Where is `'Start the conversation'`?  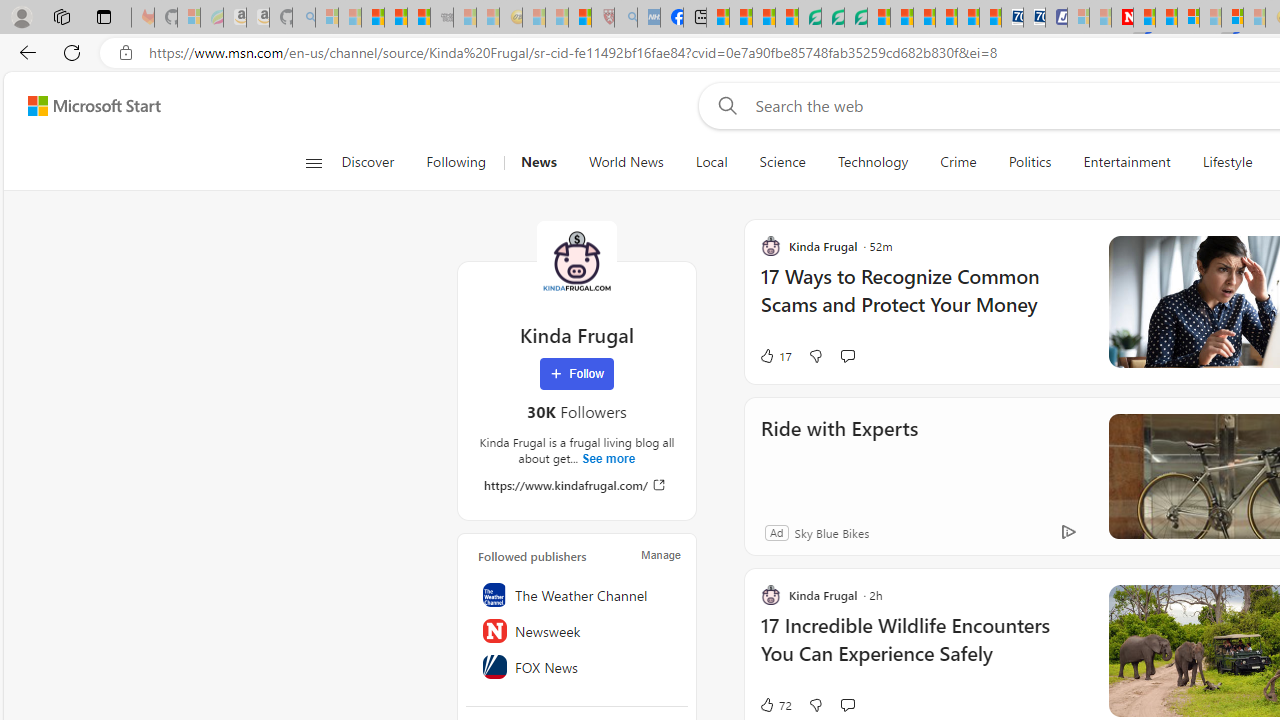 'Start the conversation' is located at coordinates (847, 703).